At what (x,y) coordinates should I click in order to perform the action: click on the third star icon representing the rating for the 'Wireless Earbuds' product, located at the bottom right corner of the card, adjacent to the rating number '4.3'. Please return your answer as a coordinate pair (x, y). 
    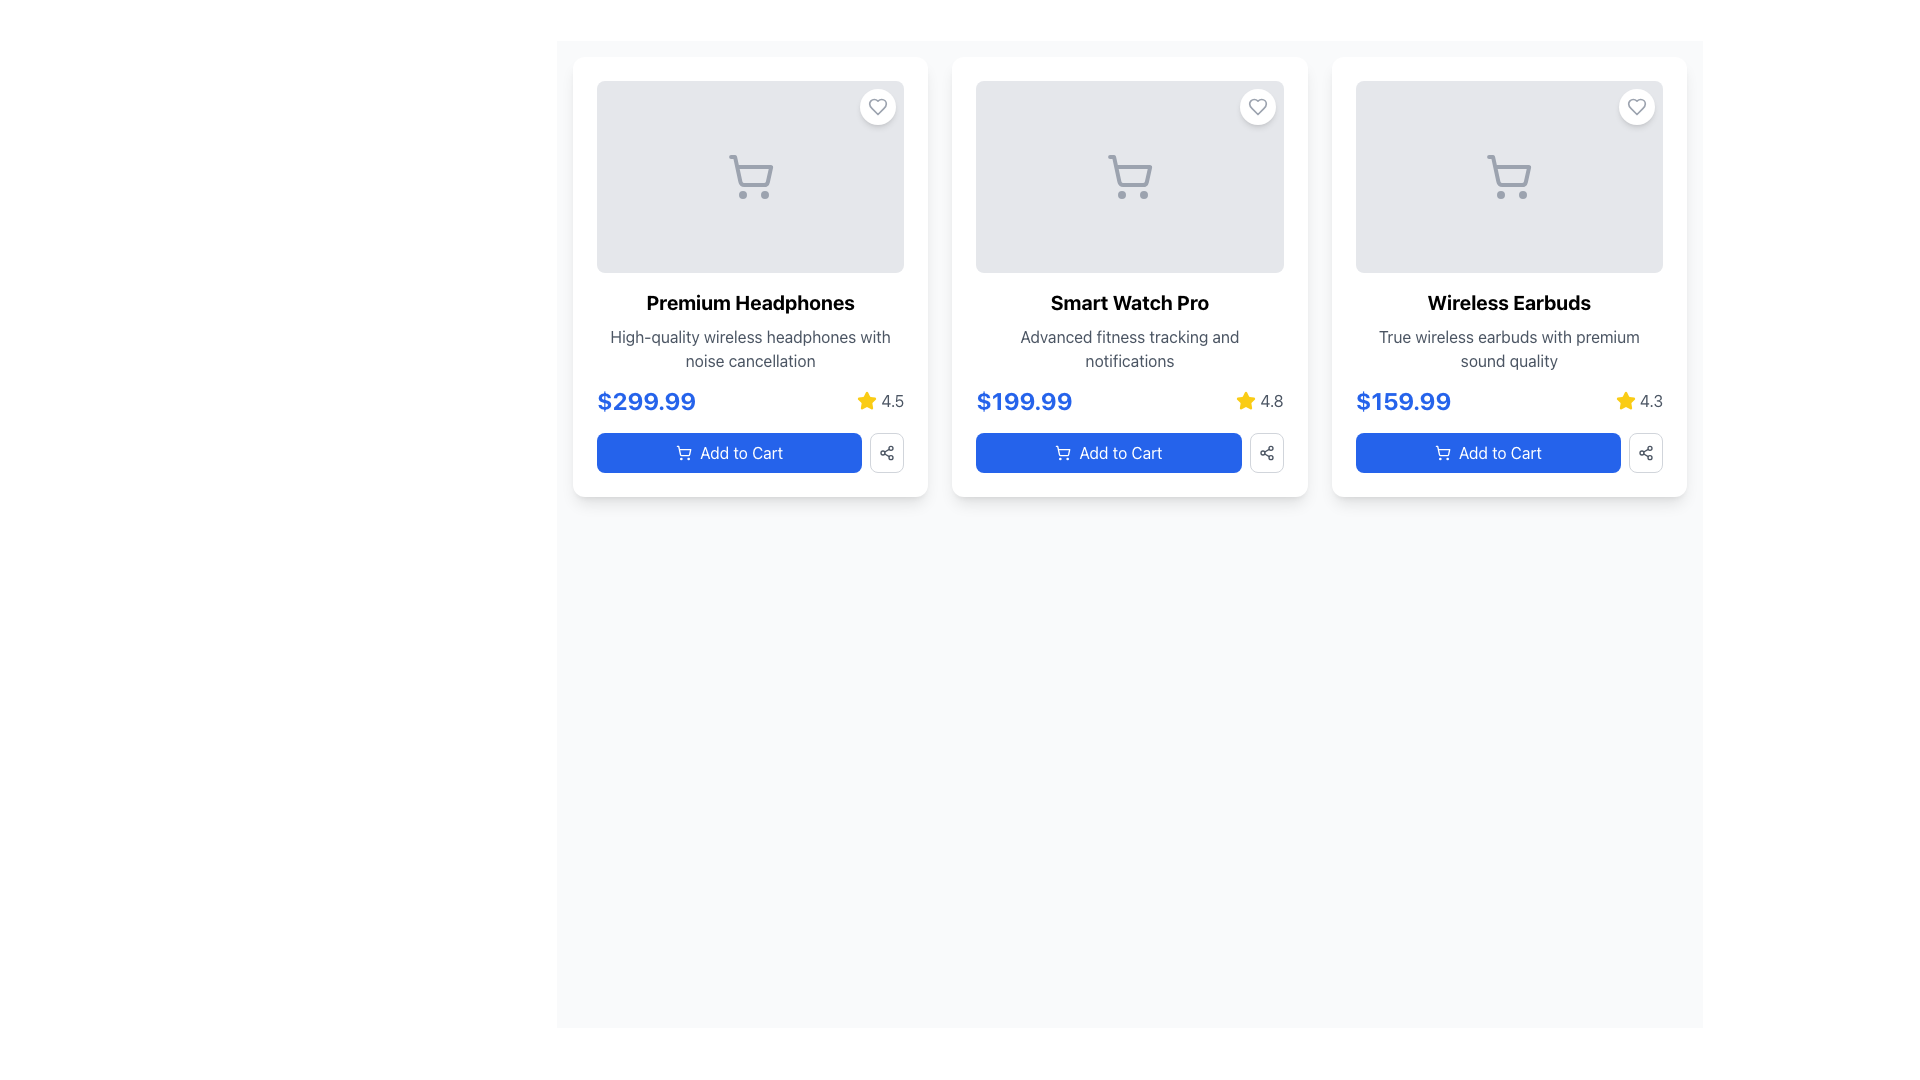
    Looking at the image, I should click on (1625, 400).